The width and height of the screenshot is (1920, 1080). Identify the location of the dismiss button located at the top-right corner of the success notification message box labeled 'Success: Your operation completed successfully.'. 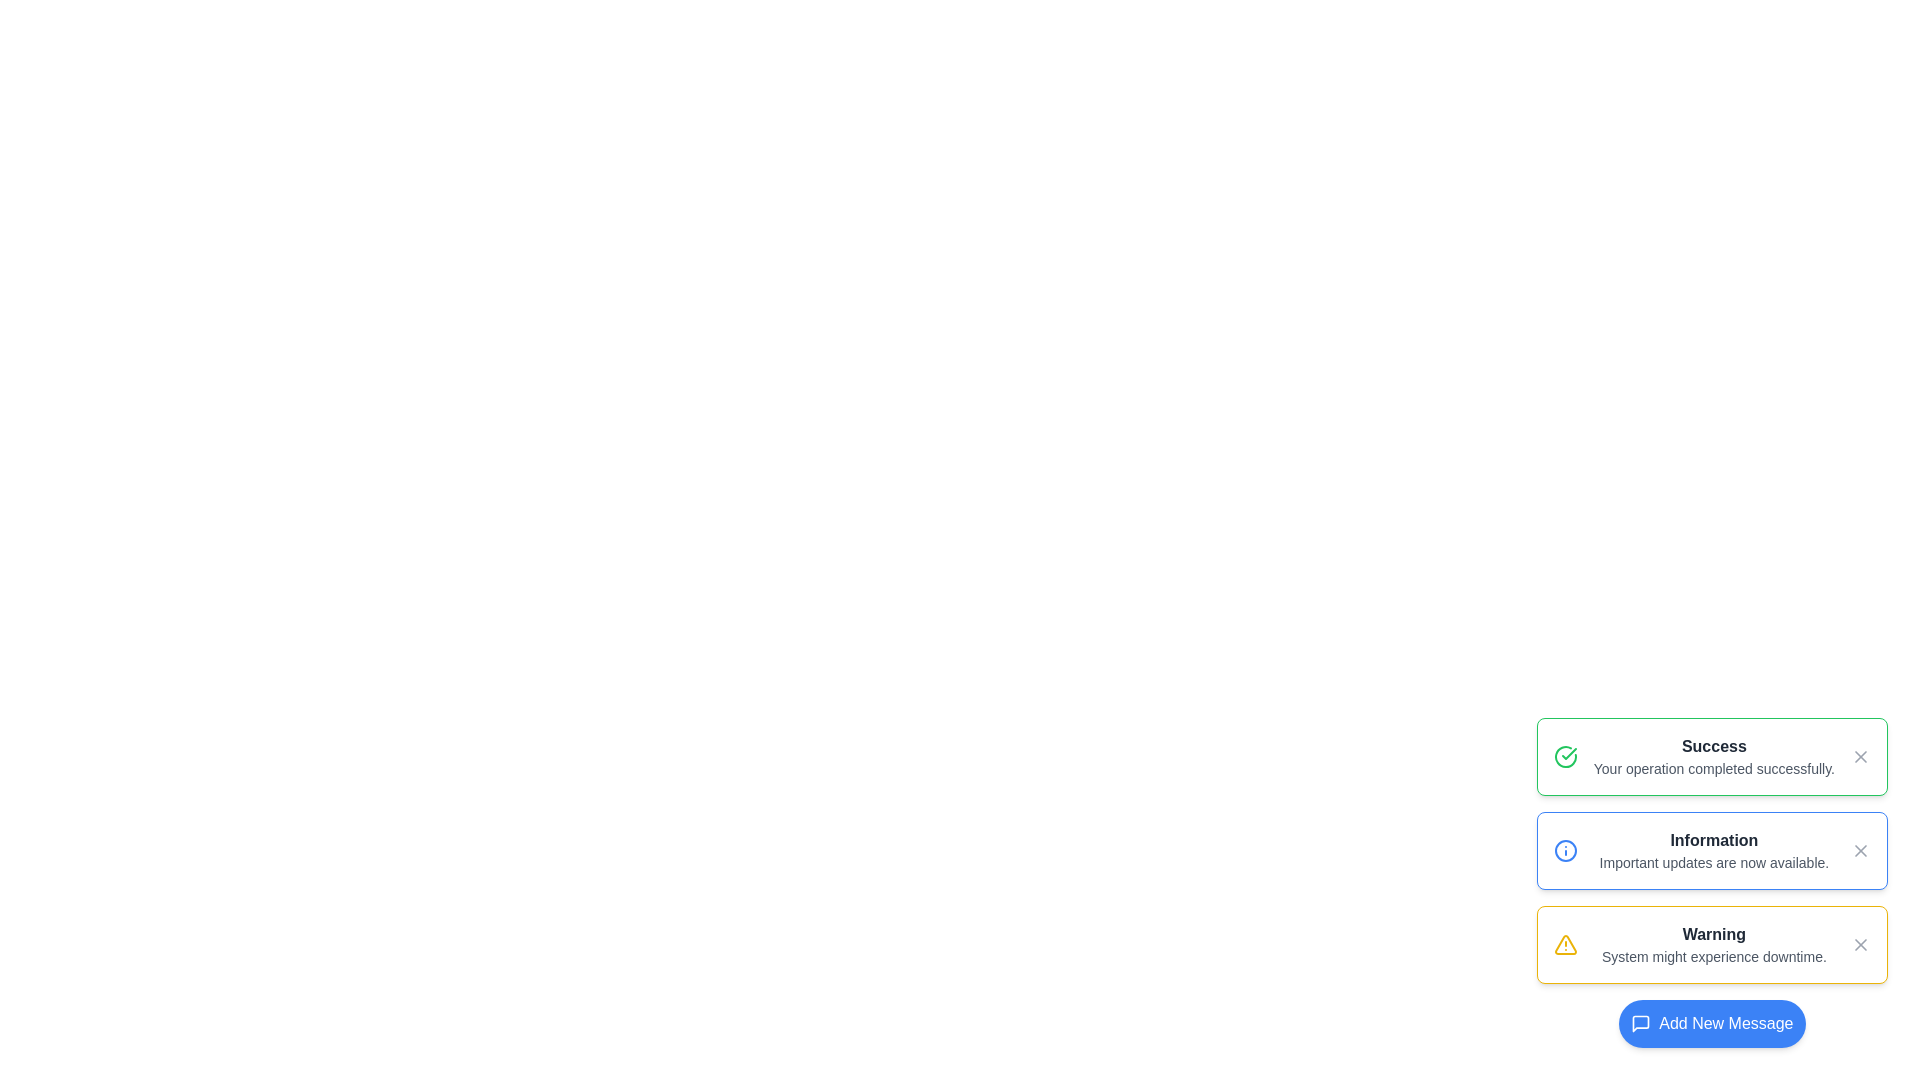
(1860, 756).